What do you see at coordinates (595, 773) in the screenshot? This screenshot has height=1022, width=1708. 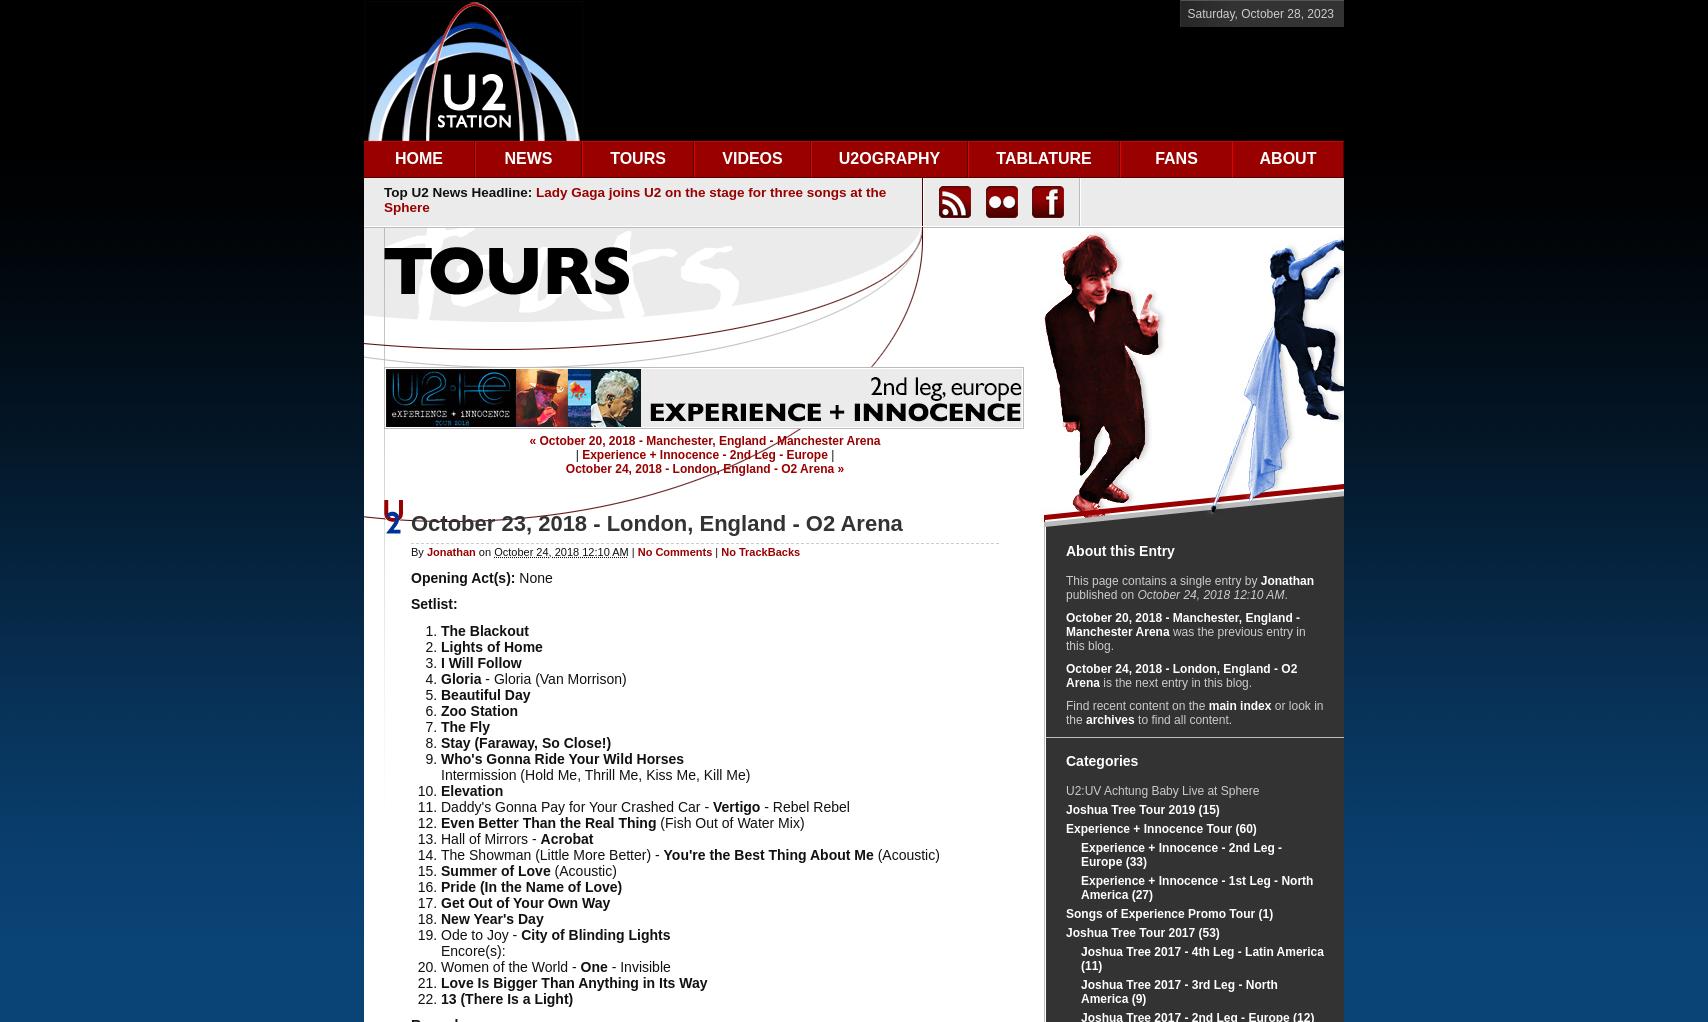 I see `'Intermission (Hold Me, Thrill Me, Kiss Me, Kill Me)'` at bounding box center [595, 773].